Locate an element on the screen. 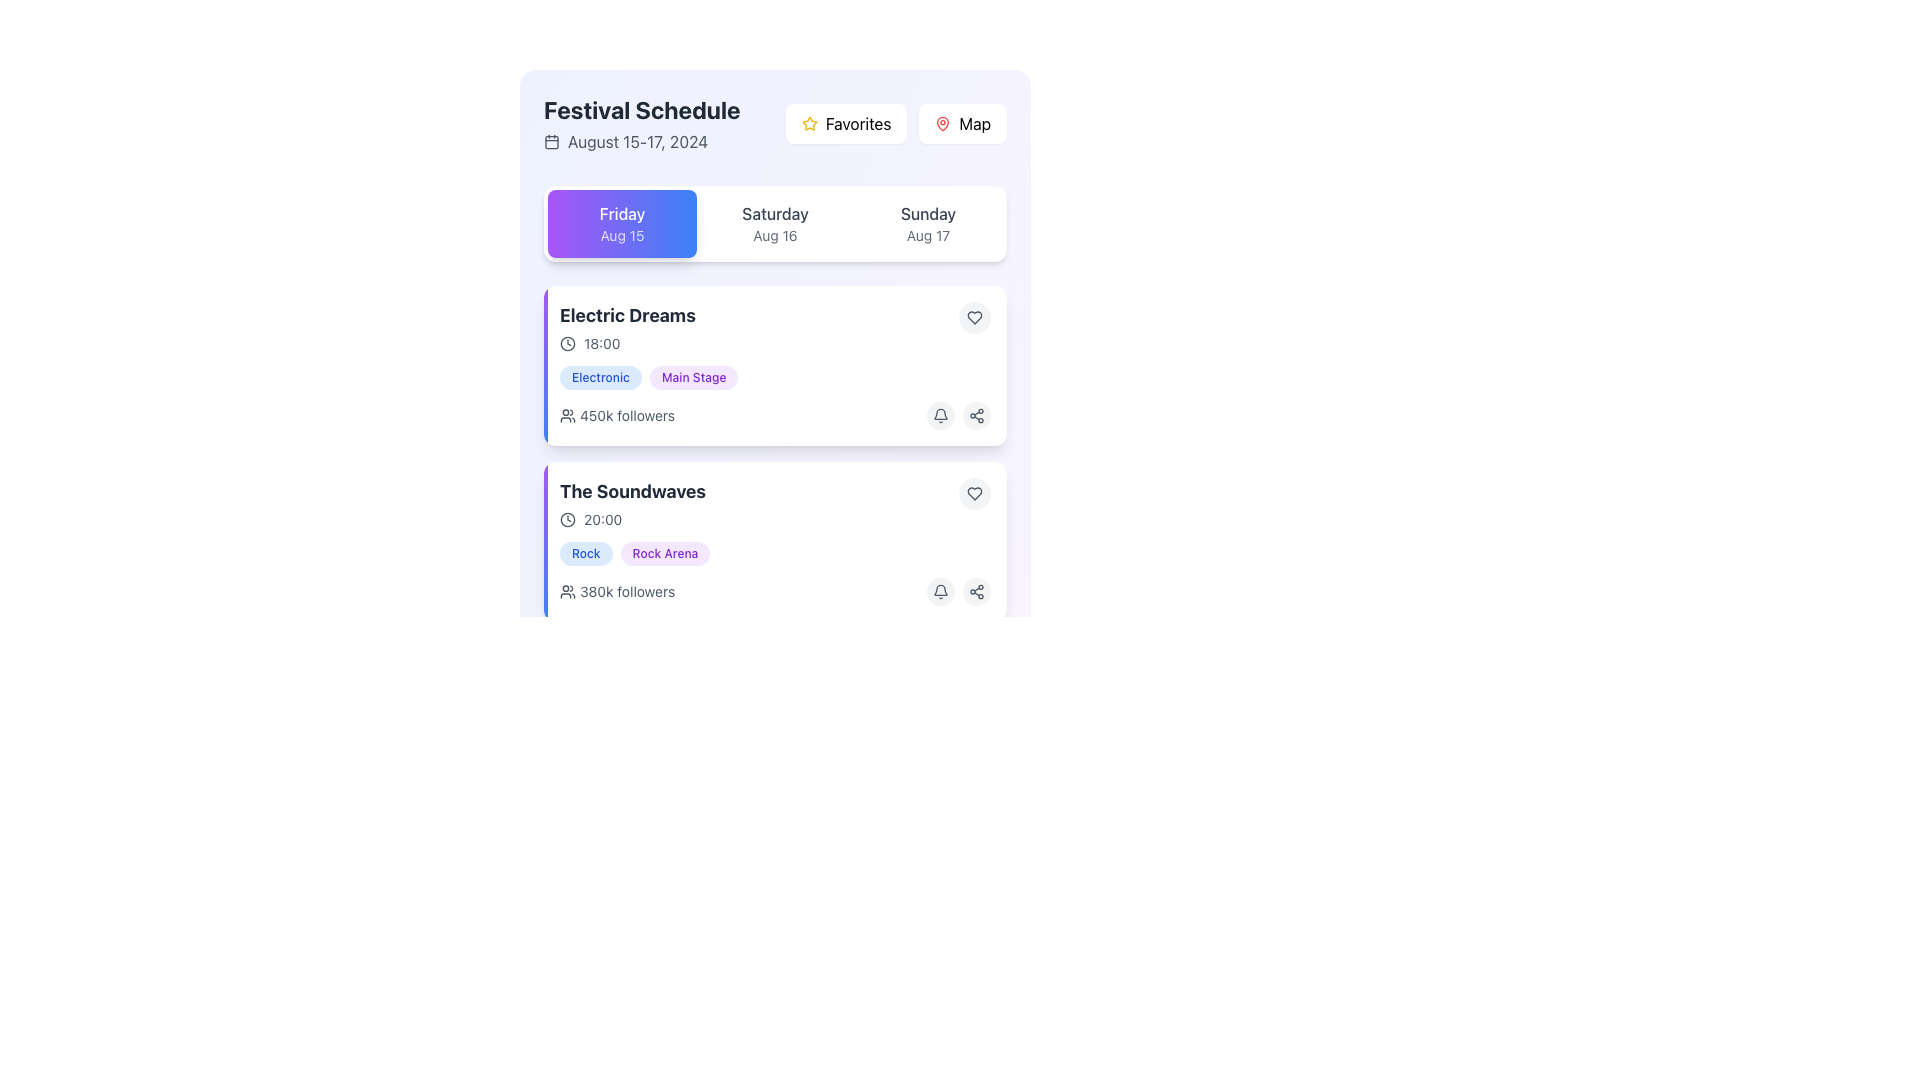 This screenshot has width=1920, height=1080. keyboard navigation is located at coordinates (974, 493).